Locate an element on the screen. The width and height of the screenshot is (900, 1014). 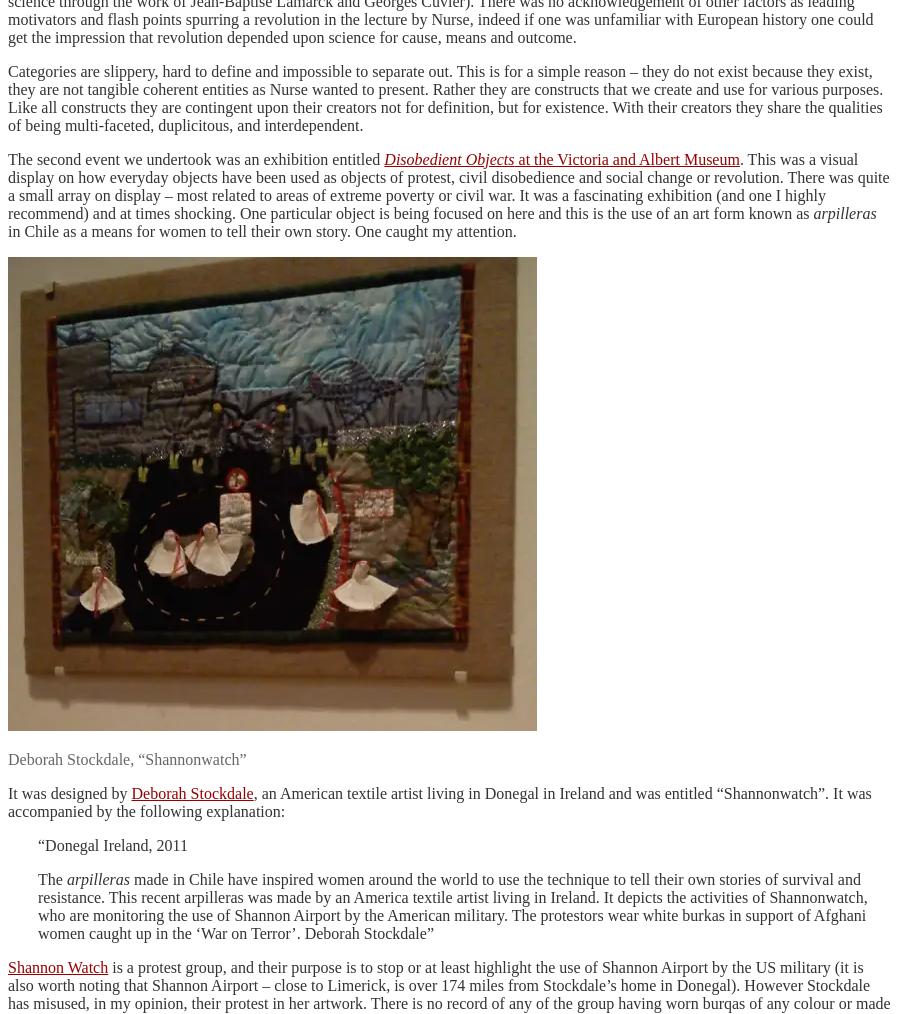
'The second event we undertook was an exhibition entitled' is located at coordinates (196, 158).